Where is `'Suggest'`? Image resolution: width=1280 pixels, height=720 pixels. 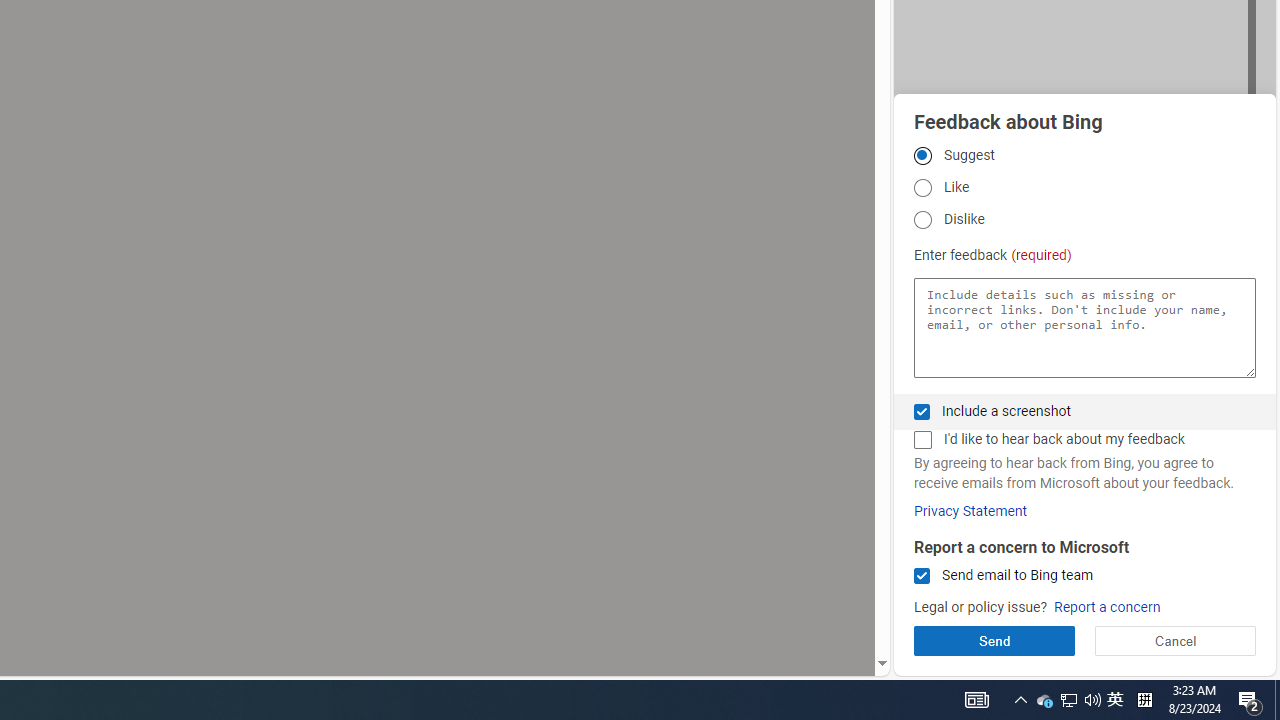 'Suggest' is located at coordinates (921, 154).